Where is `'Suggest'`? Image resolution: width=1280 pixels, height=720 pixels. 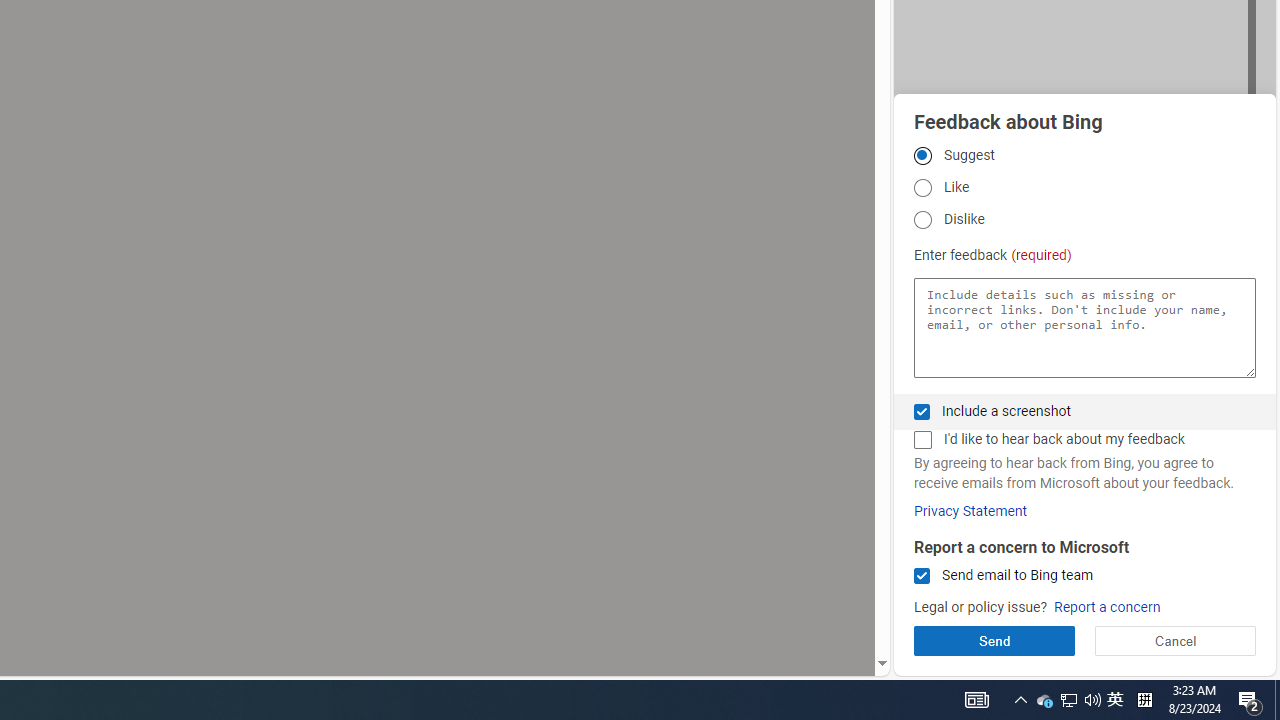 'Suggest' is located at coordinates (921, 154).